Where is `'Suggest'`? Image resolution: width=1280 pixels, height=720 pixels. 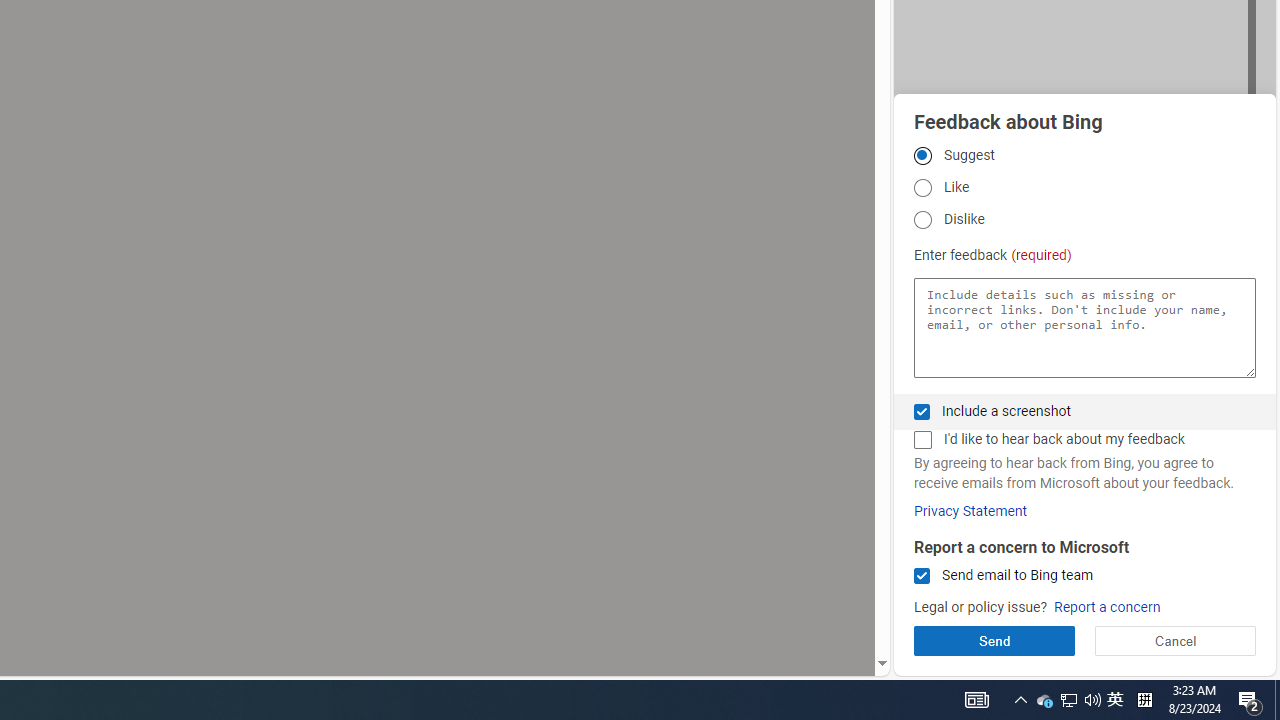 'Suggest' is located at coordinates (921, 154).